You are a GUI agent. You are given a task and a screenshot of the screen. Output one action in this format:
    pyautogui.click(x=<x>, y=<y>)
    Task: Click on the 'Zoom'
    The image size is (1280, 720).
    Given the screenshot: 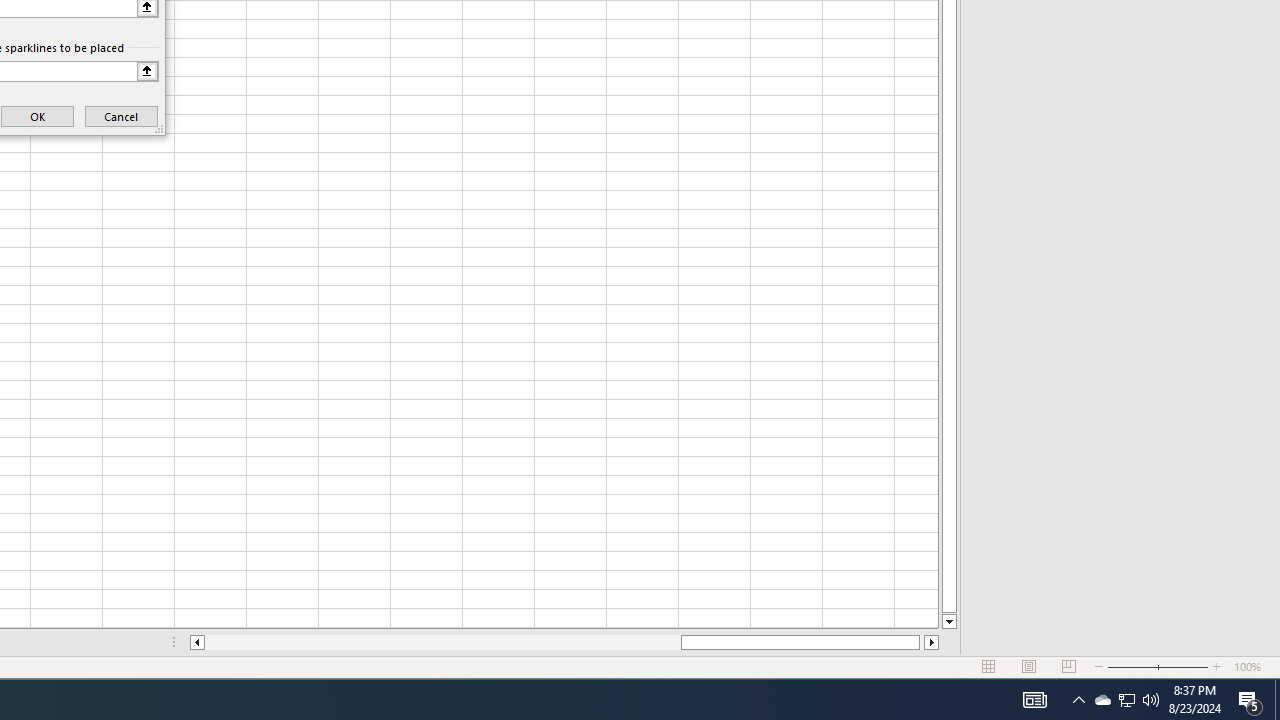 What is the action you would take?
    pyautogui.click(x=1158, y=667)
    